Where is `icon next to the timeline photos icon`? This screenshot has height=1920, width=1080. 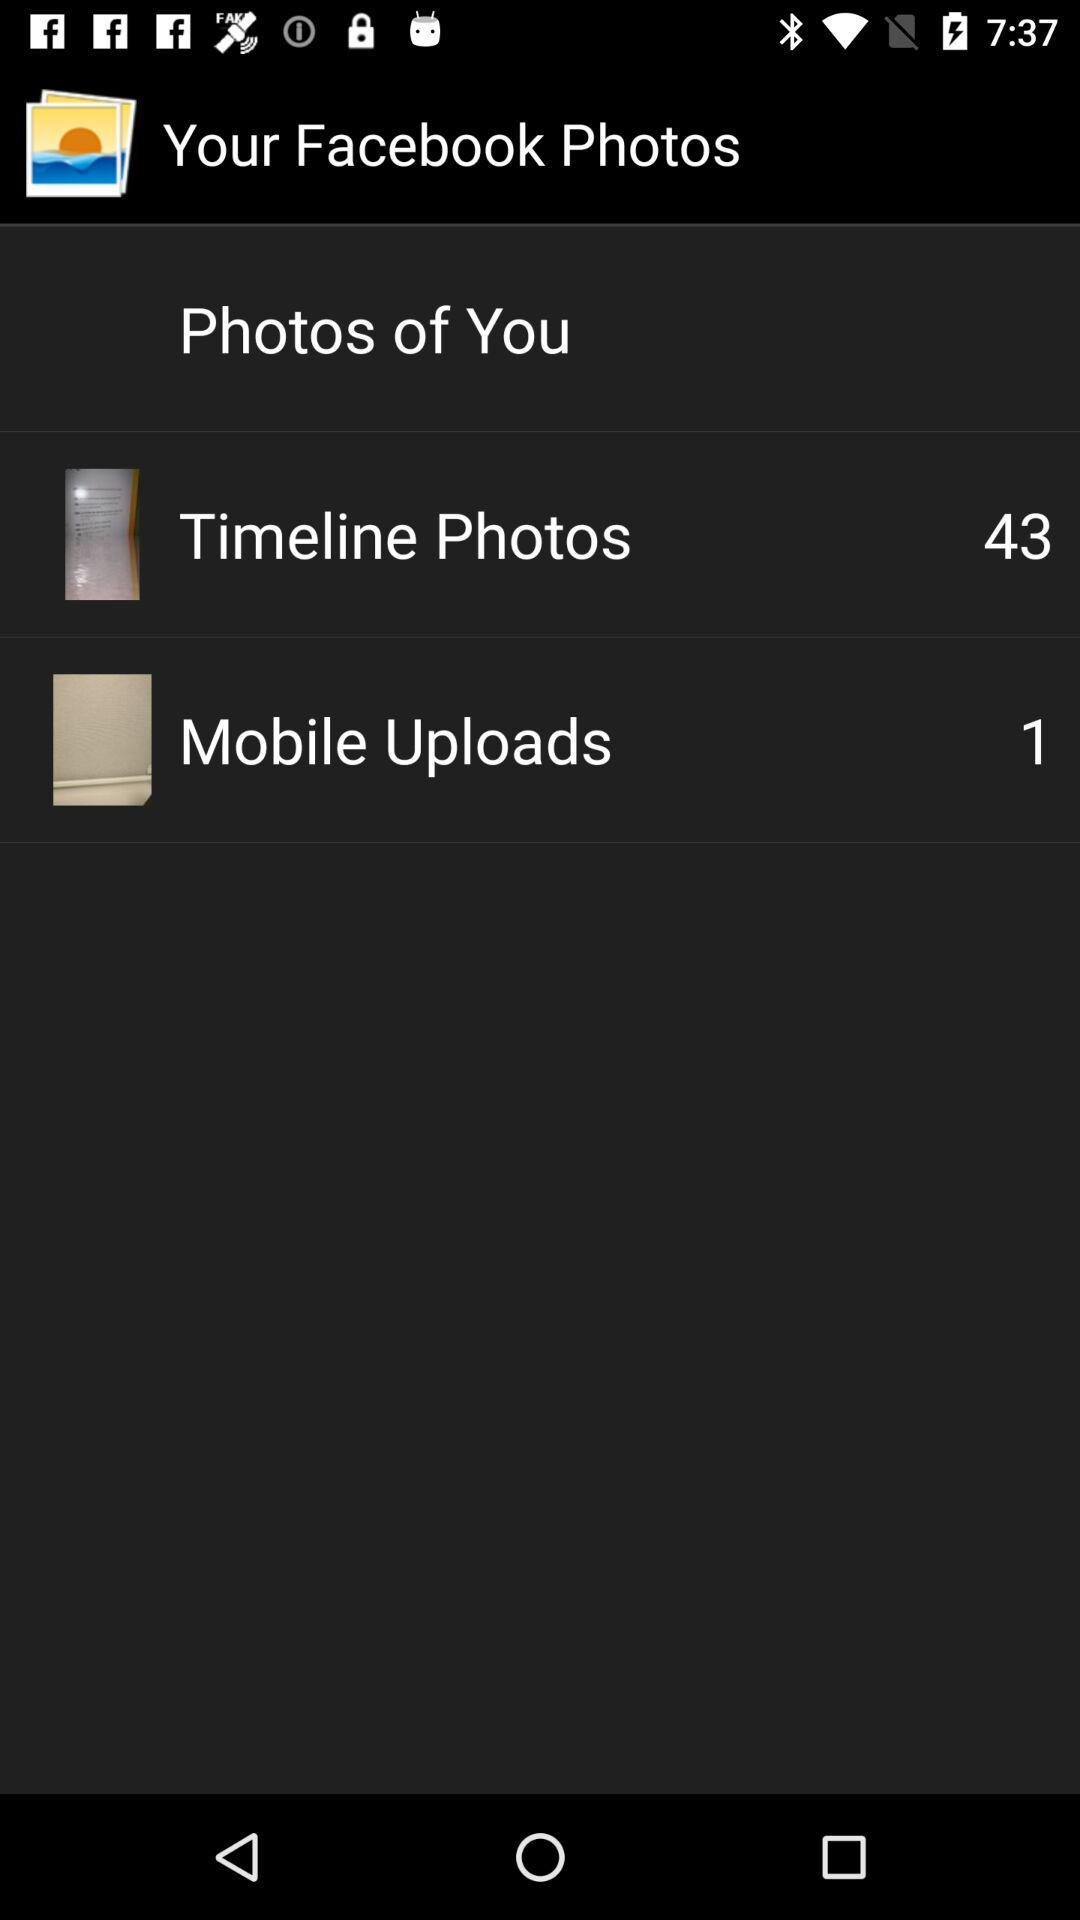 icon next to the timeline photos icon is located at coordinates (1018, 533).